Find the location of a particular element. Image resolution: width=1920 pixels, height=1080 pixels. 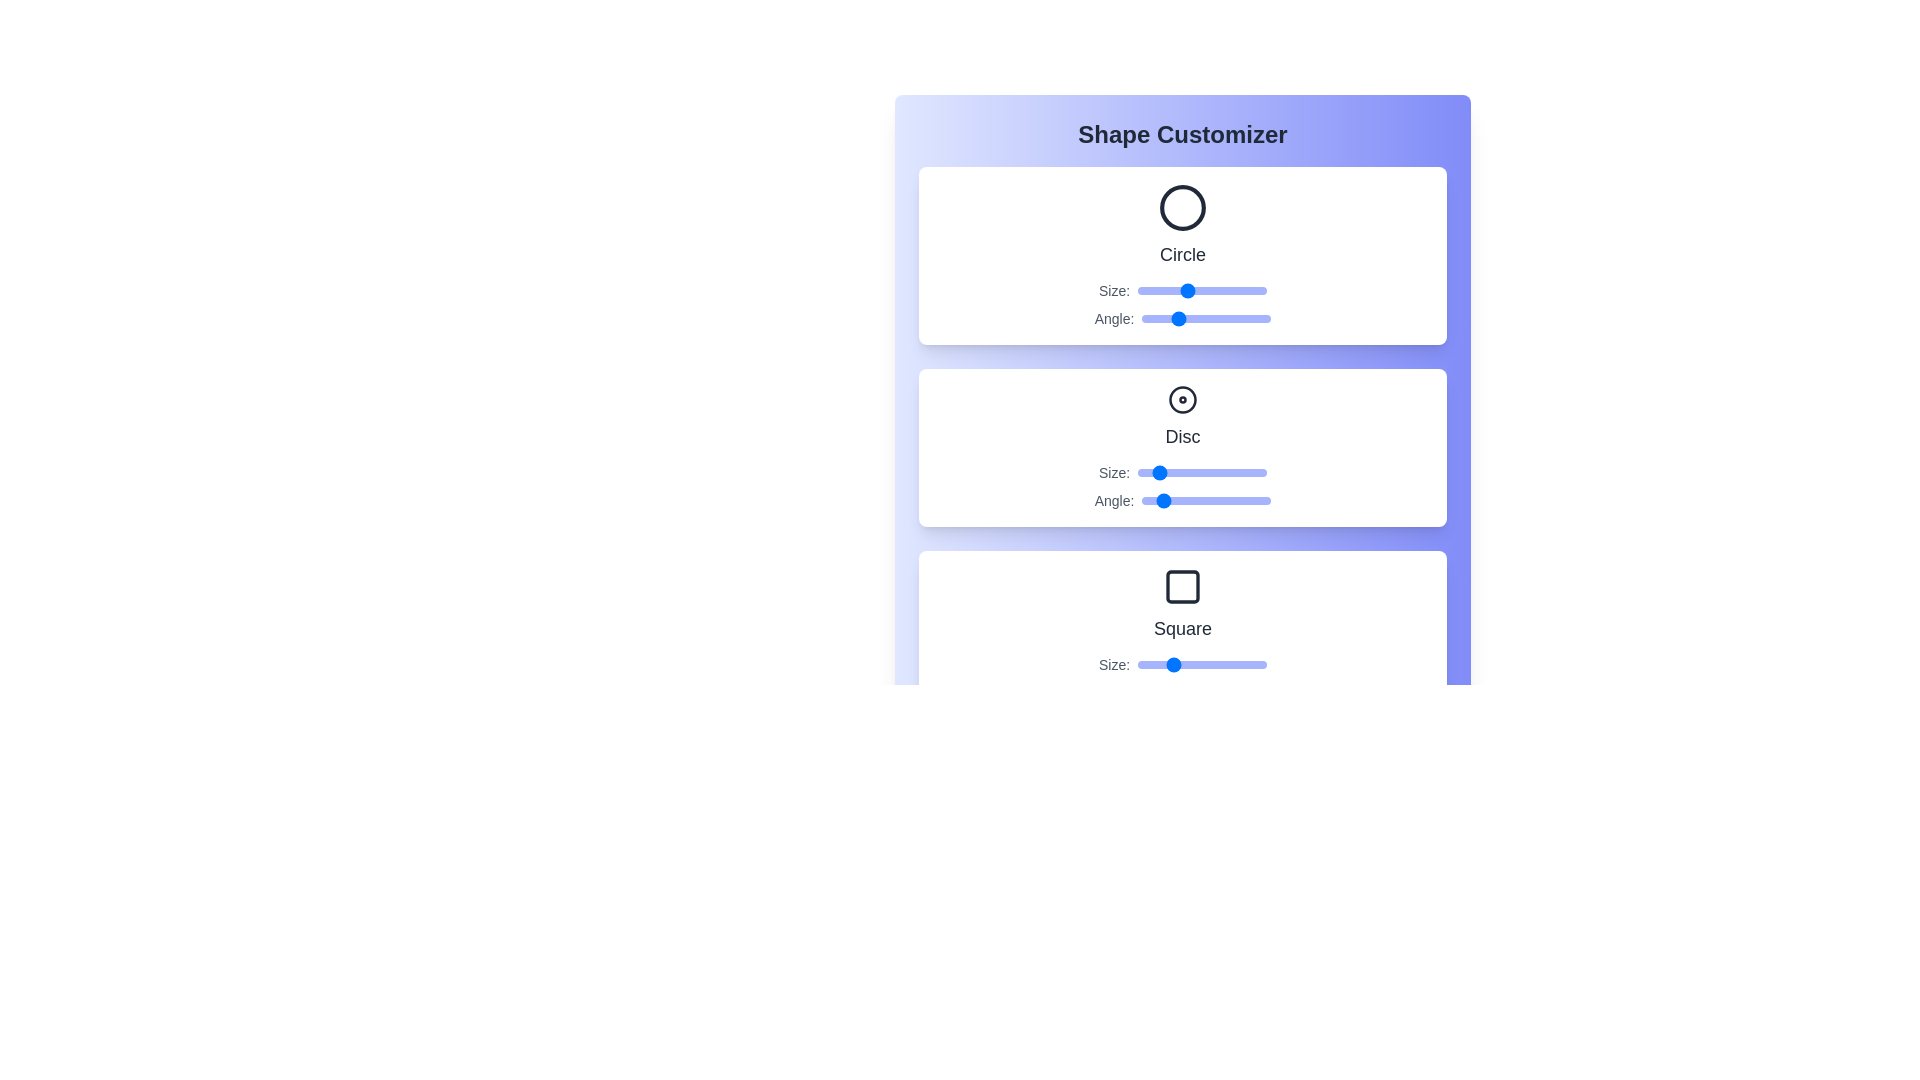

the Circle's angle slider to 175 degrees is located at coordinates (1203, 318).